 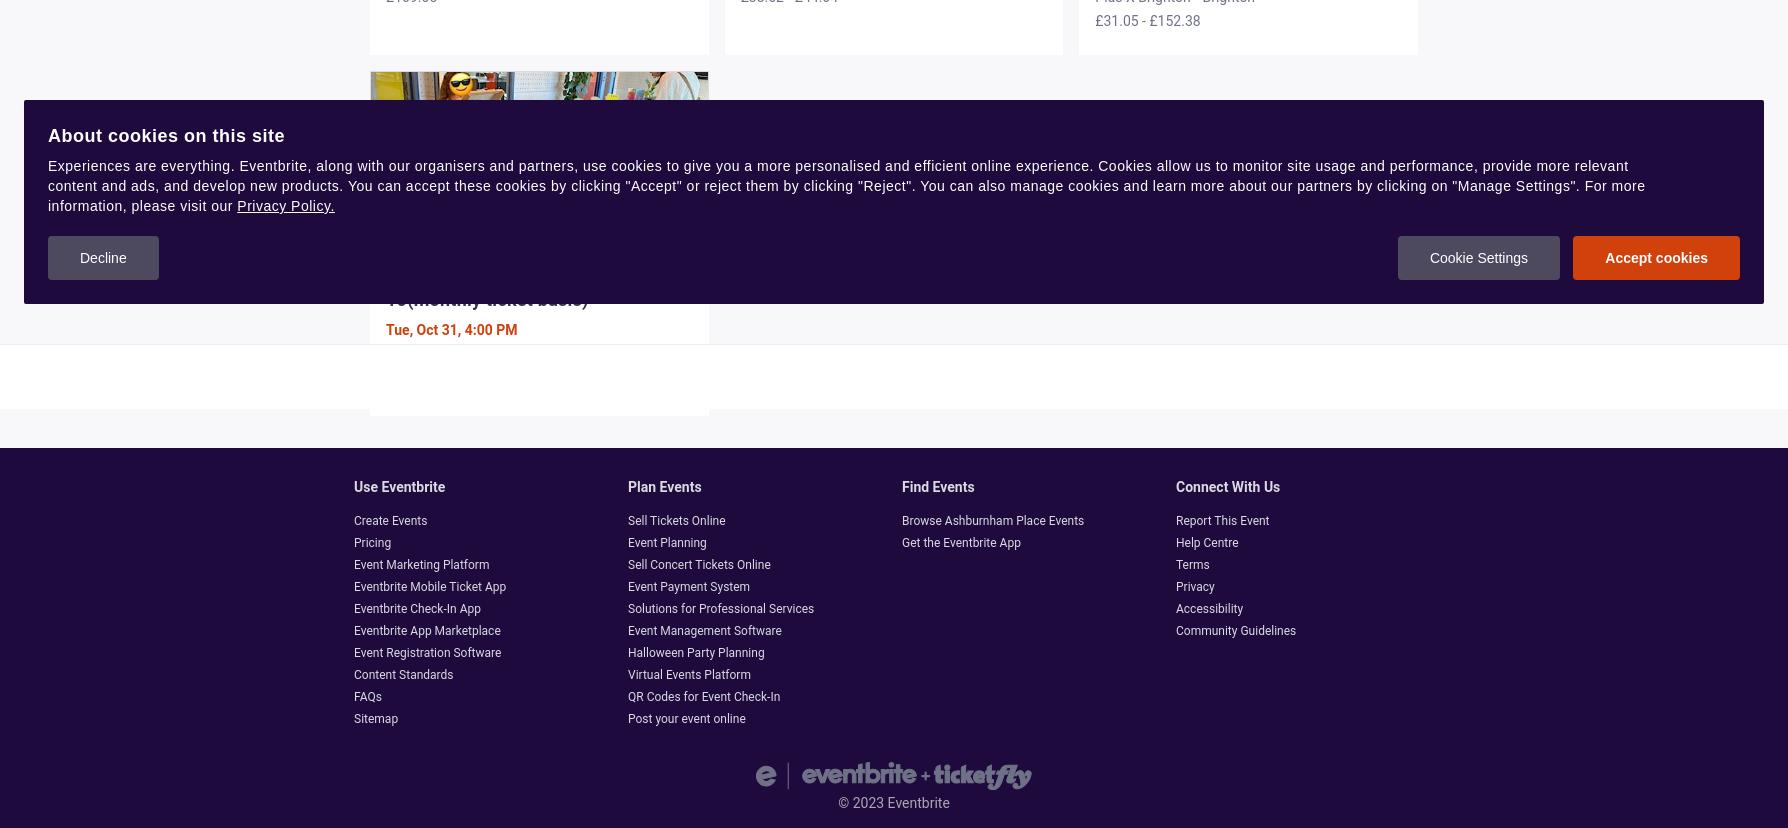 I want to click on 'Terms', so click(x=1174, y=565).